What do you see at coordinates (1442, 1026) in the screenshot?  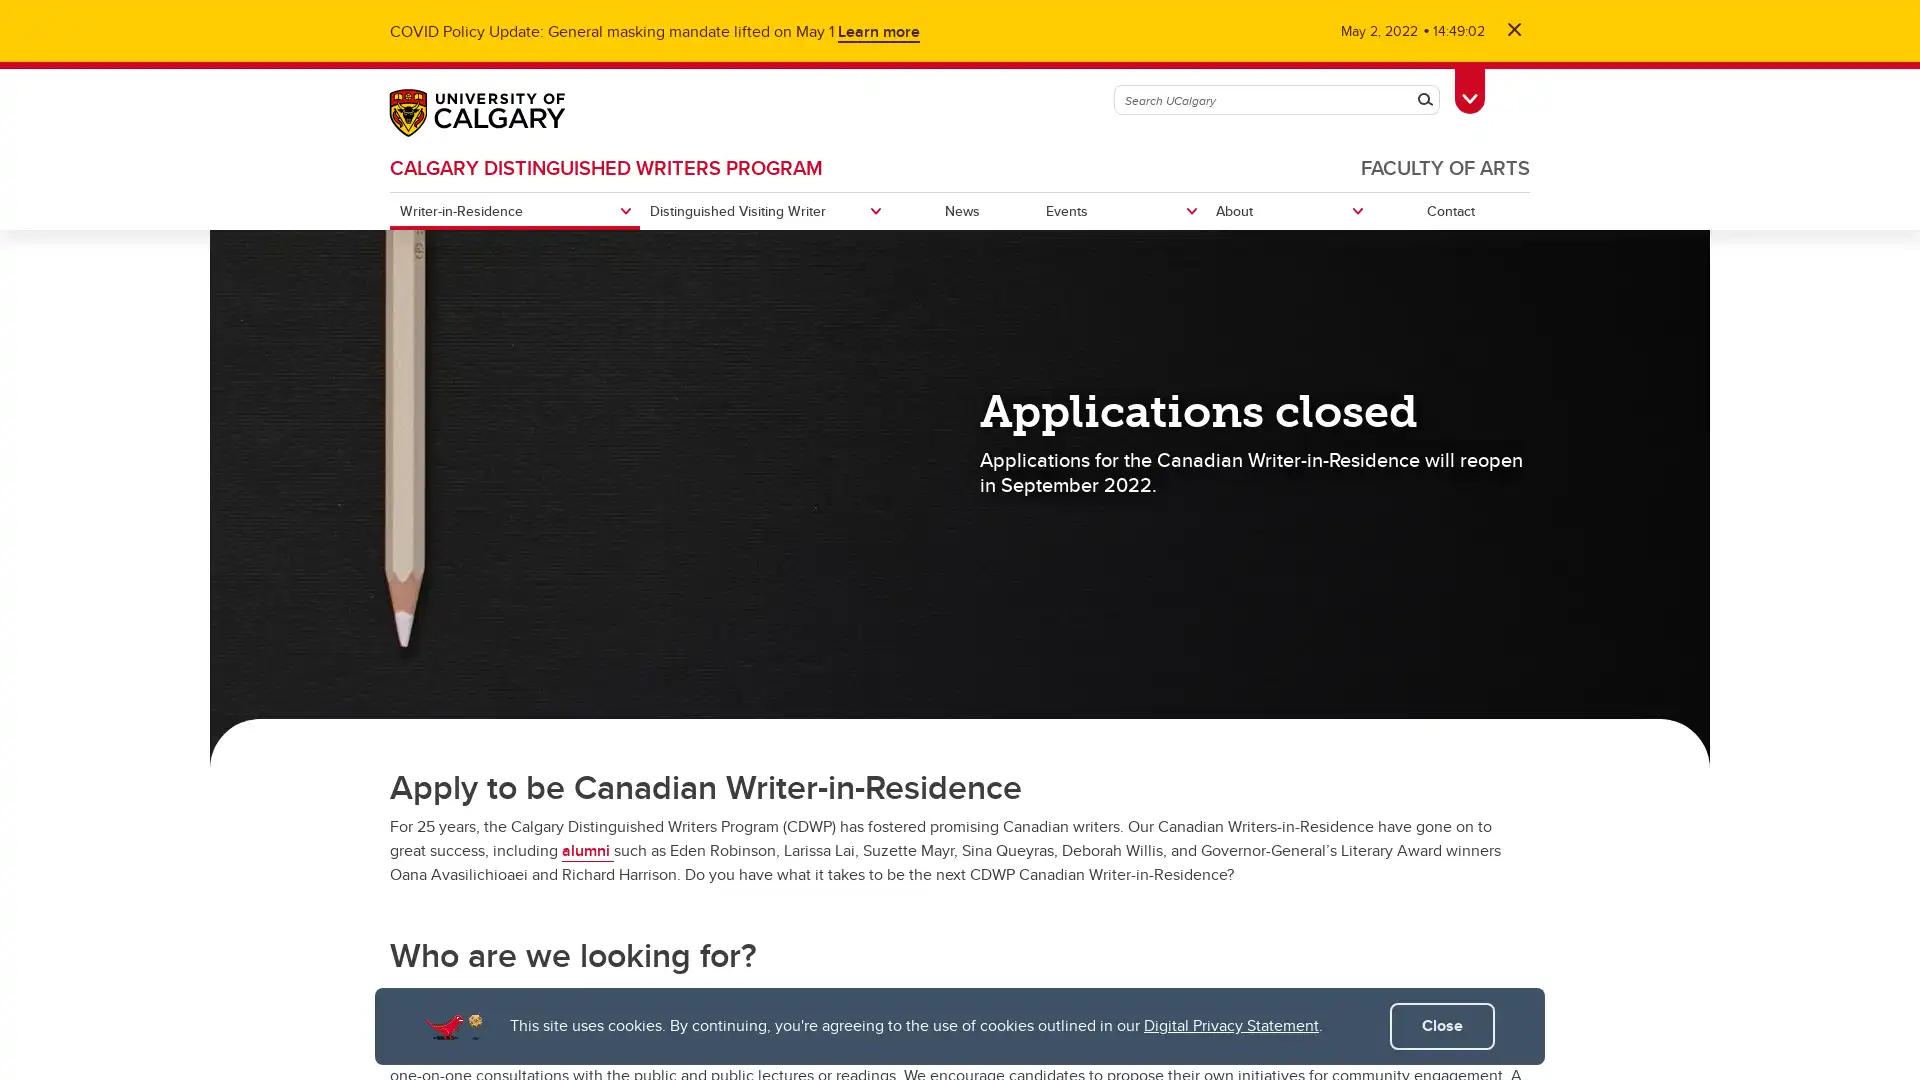 I see `Close` at bounding box center [1442, 1026].